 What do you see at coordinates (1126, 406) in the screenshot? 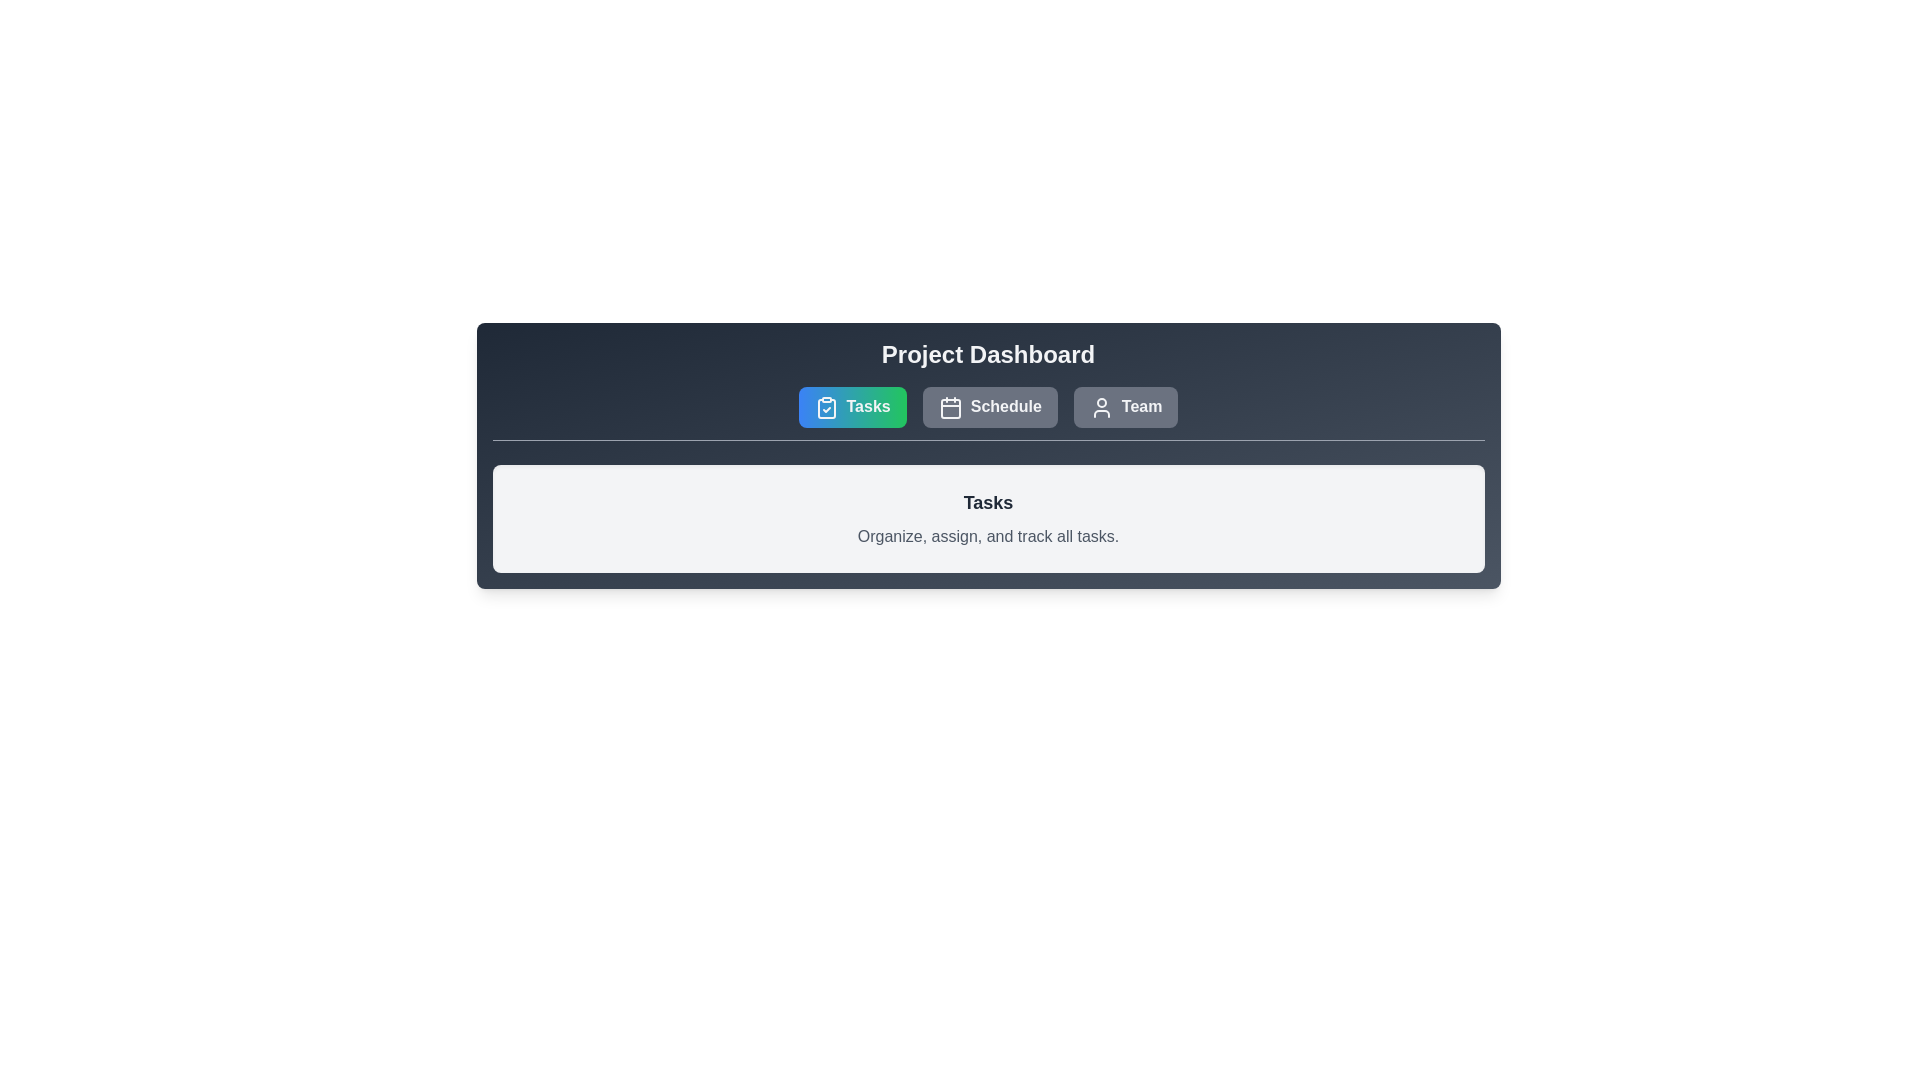
I see `the rightmost button in the navigation section used for Team management` at bounding box center [1126, 406].